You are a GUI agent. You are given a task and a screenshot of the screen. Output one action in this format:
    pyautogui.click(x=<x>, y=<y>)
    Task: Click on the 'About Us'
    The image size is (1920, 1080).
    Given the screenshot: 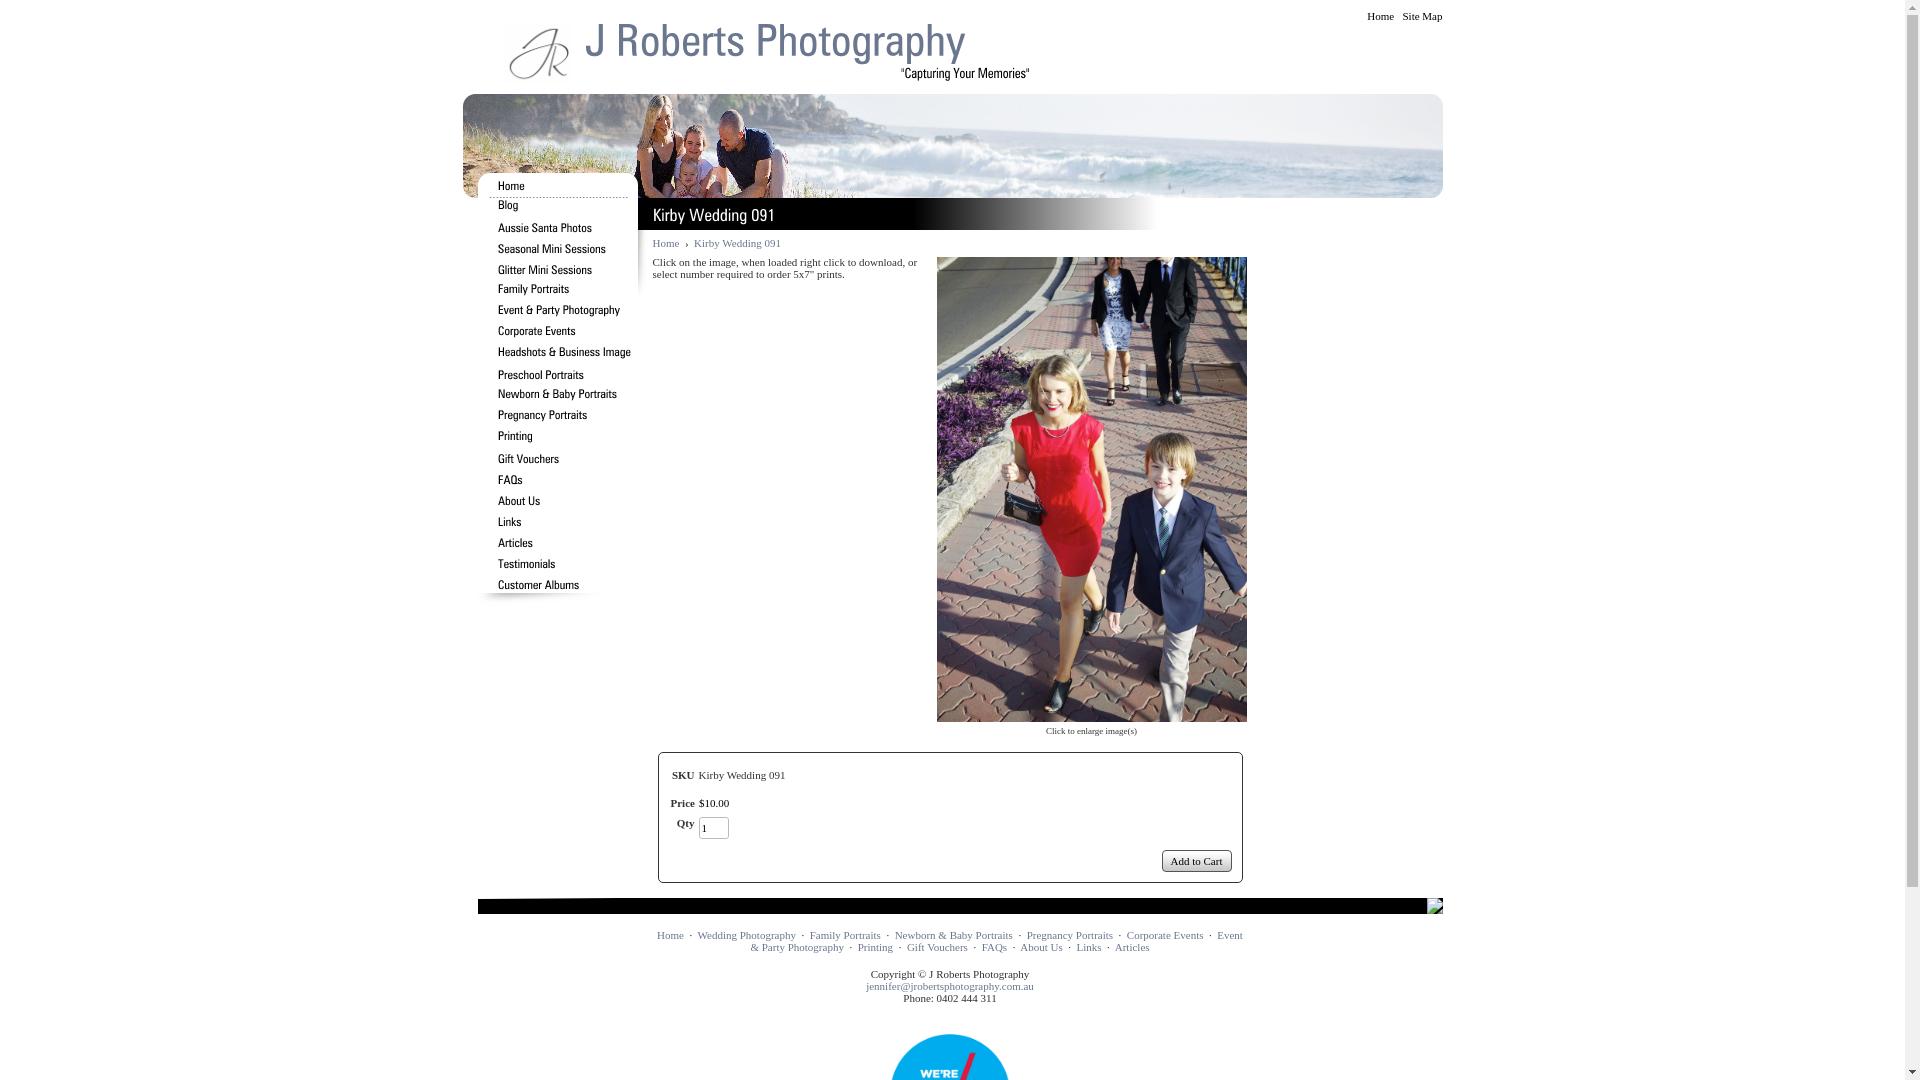 What is the action you would take?
    pyautogui.click(x=1040, y=946)
    